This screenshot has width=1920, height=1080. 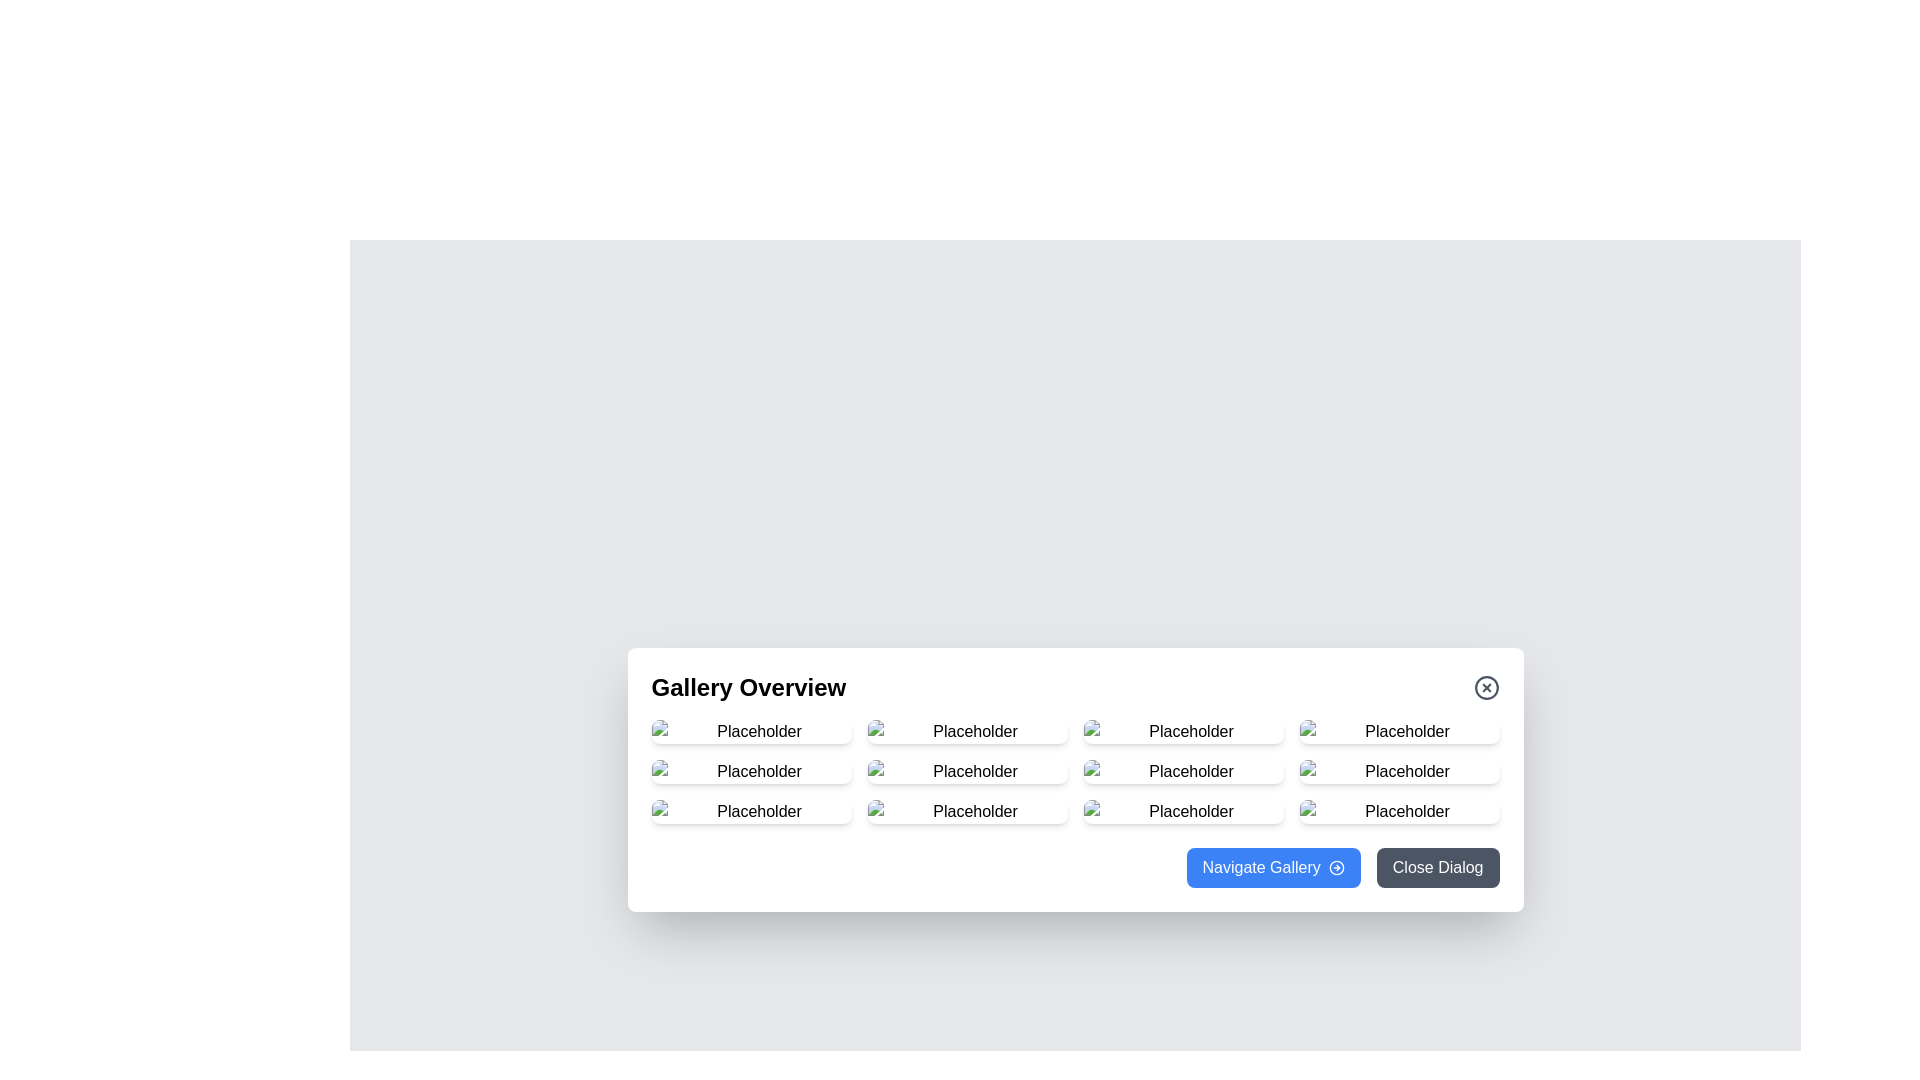 What do you see at coordinates (1272, 866) in the screenshot?
I see `'Navigate Gallery' button to proceed` at bounding box center [1272, 866].